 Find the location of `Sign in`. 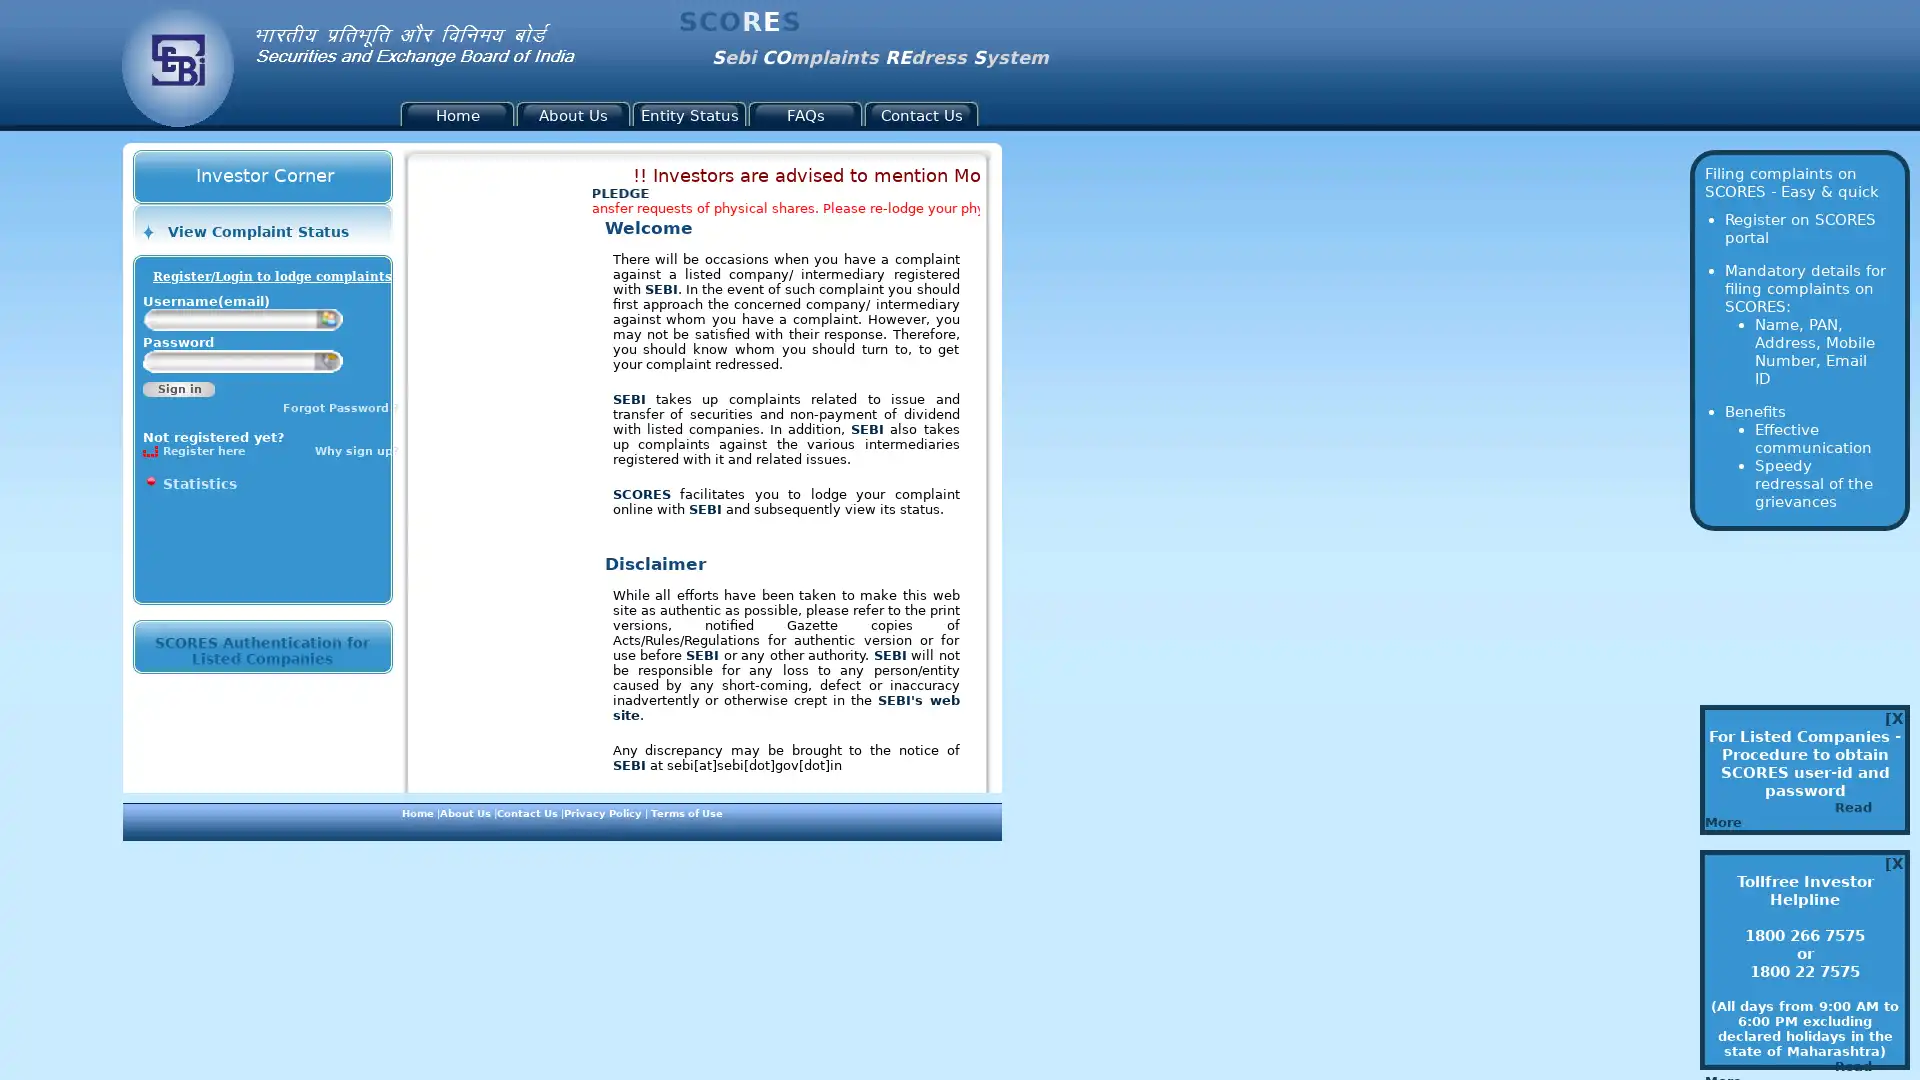

Sign in is located at coordinates (179, 390).